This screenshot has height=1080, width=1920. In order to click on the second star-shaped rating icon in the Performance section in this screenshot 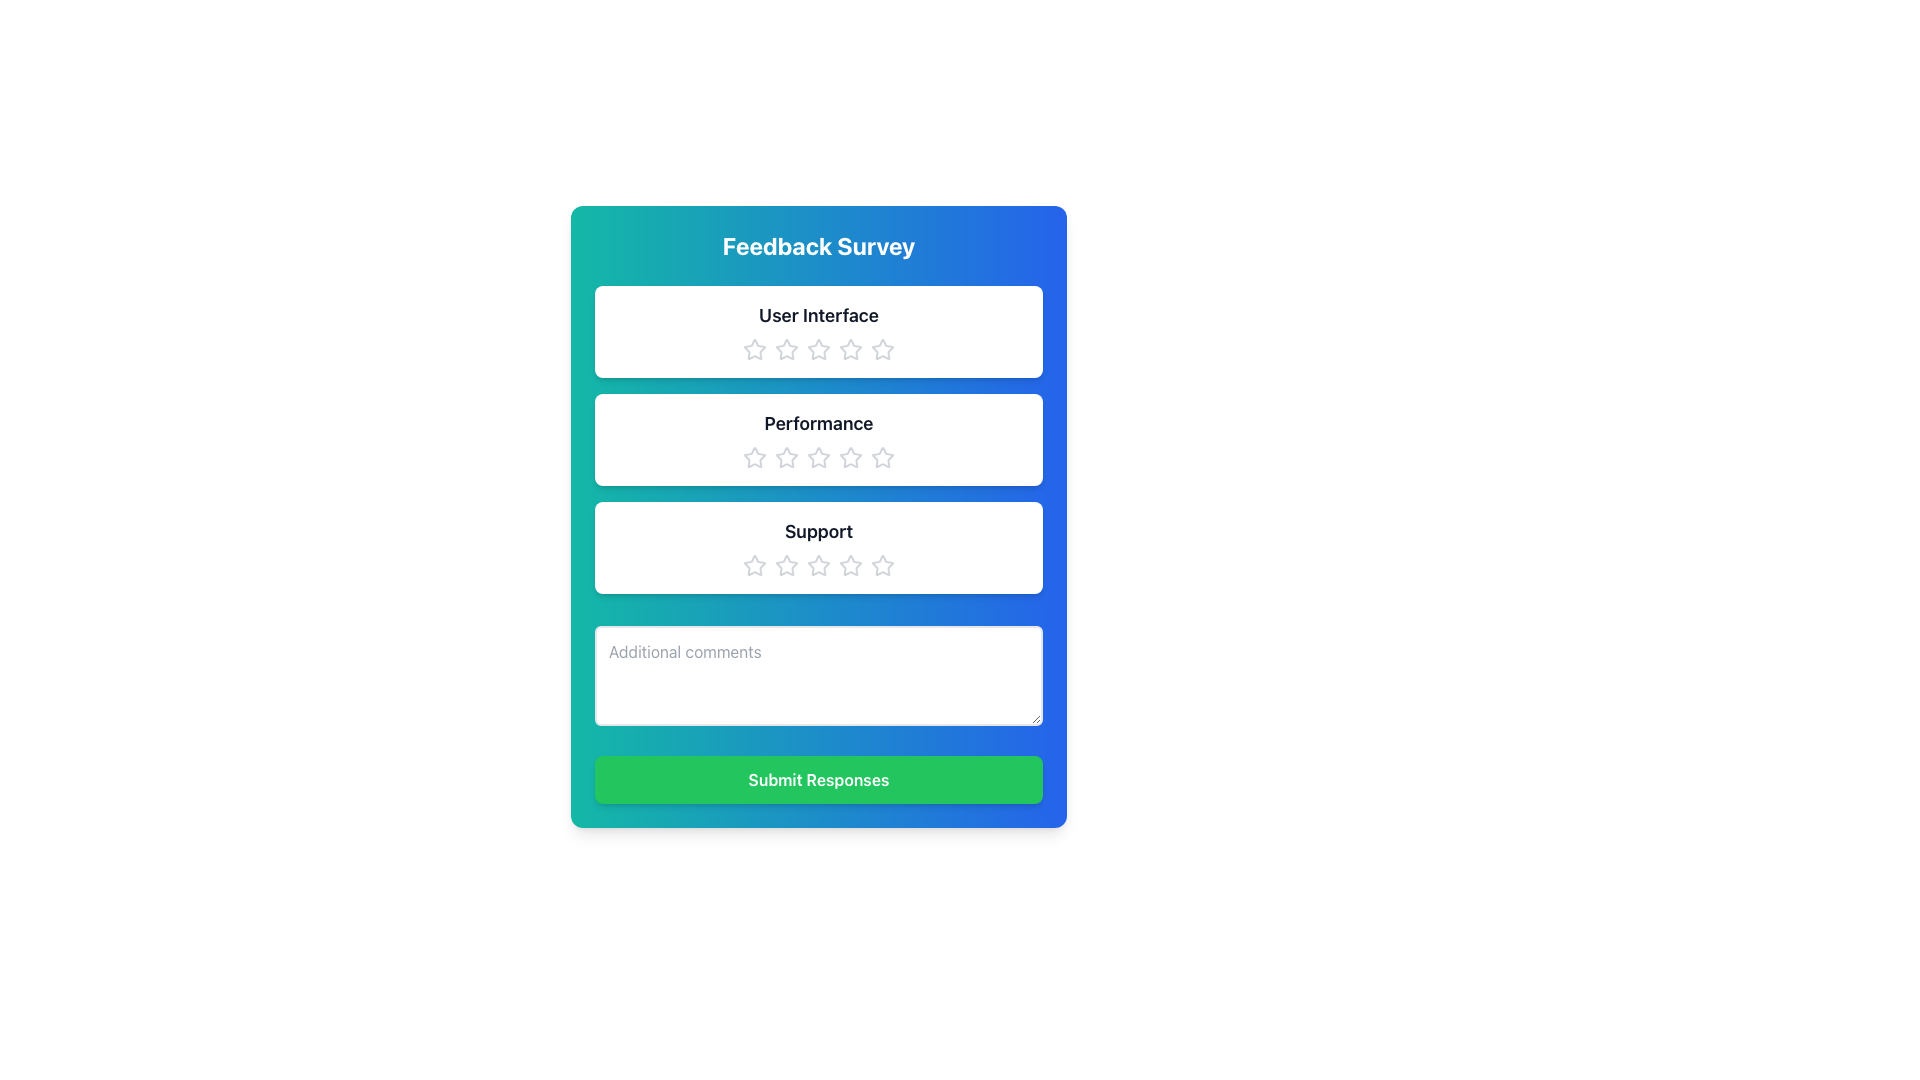, I will do `click(786, 457)`.